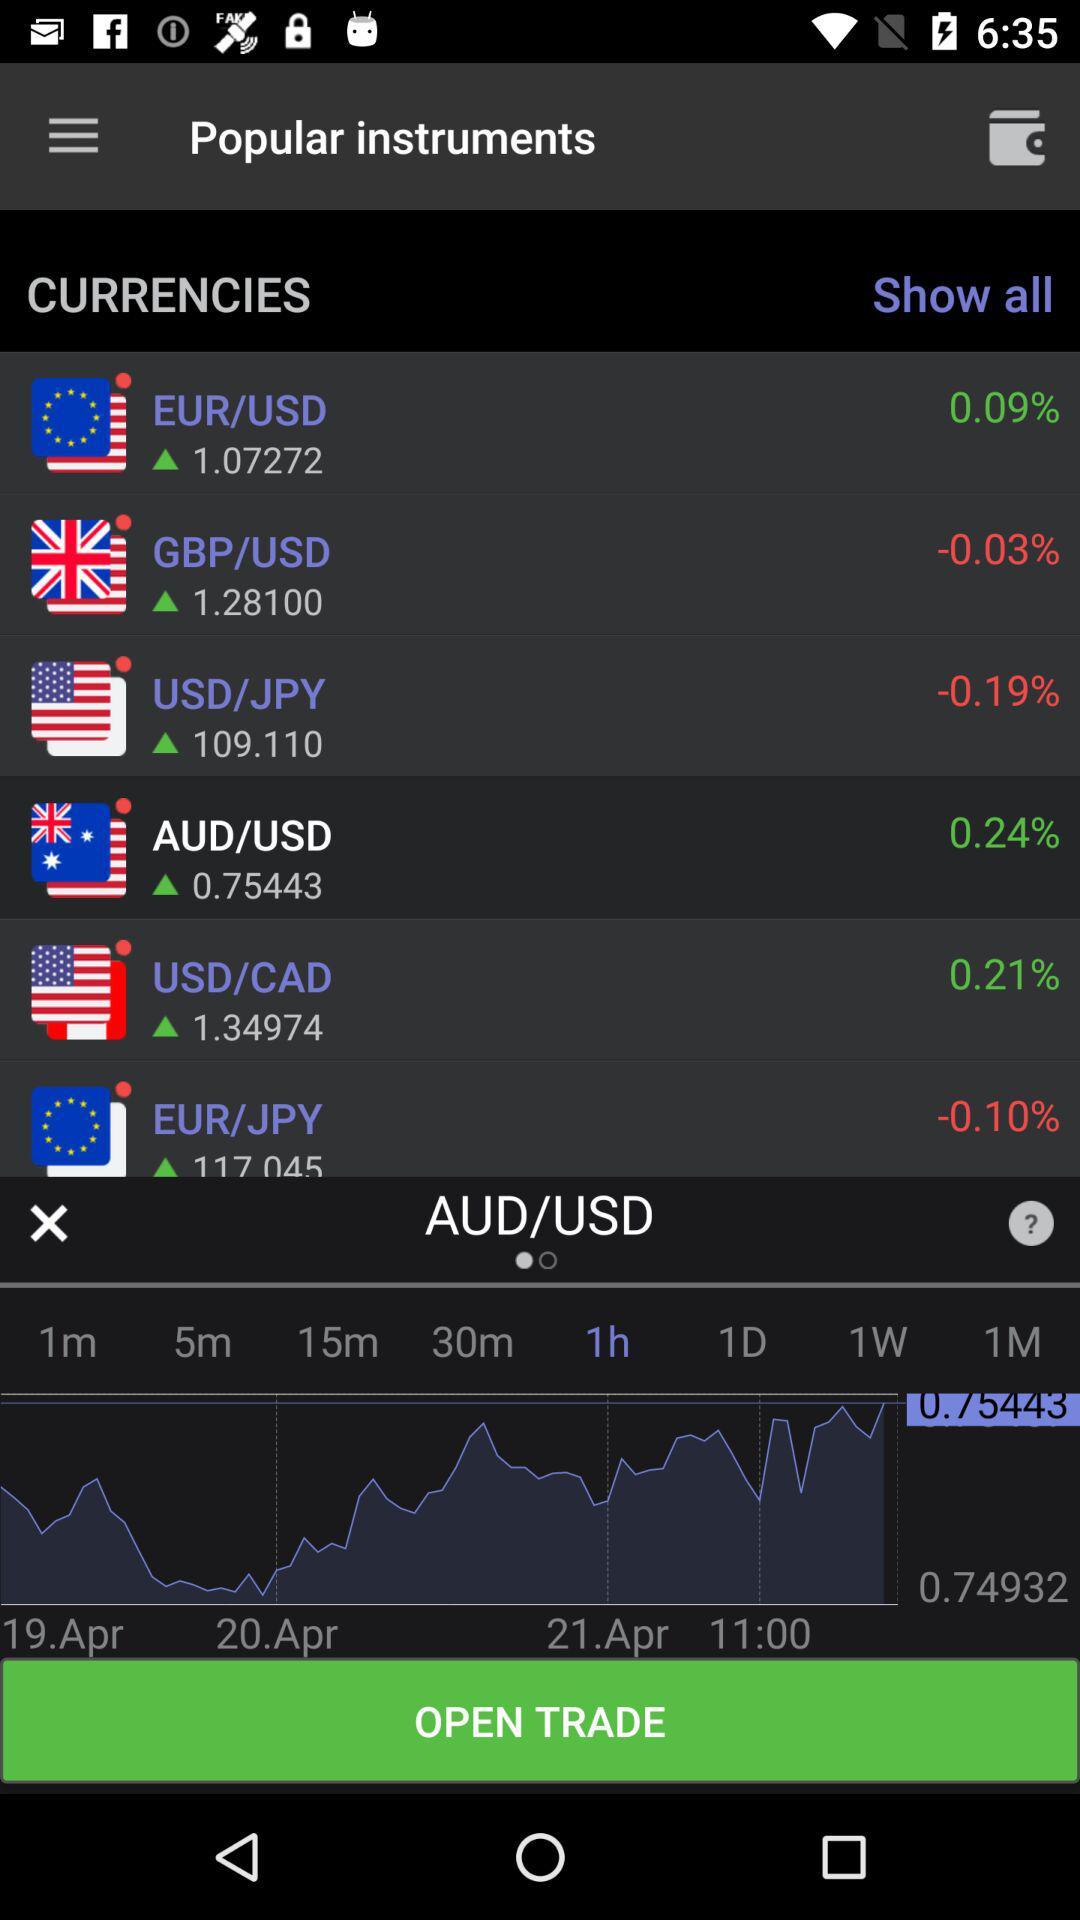 The width and height of the screenshot is (1080, 1920). What do you see at coordinates (1017, 135) in the screenshot?
I see `print` at bounding box center [1017, 135].